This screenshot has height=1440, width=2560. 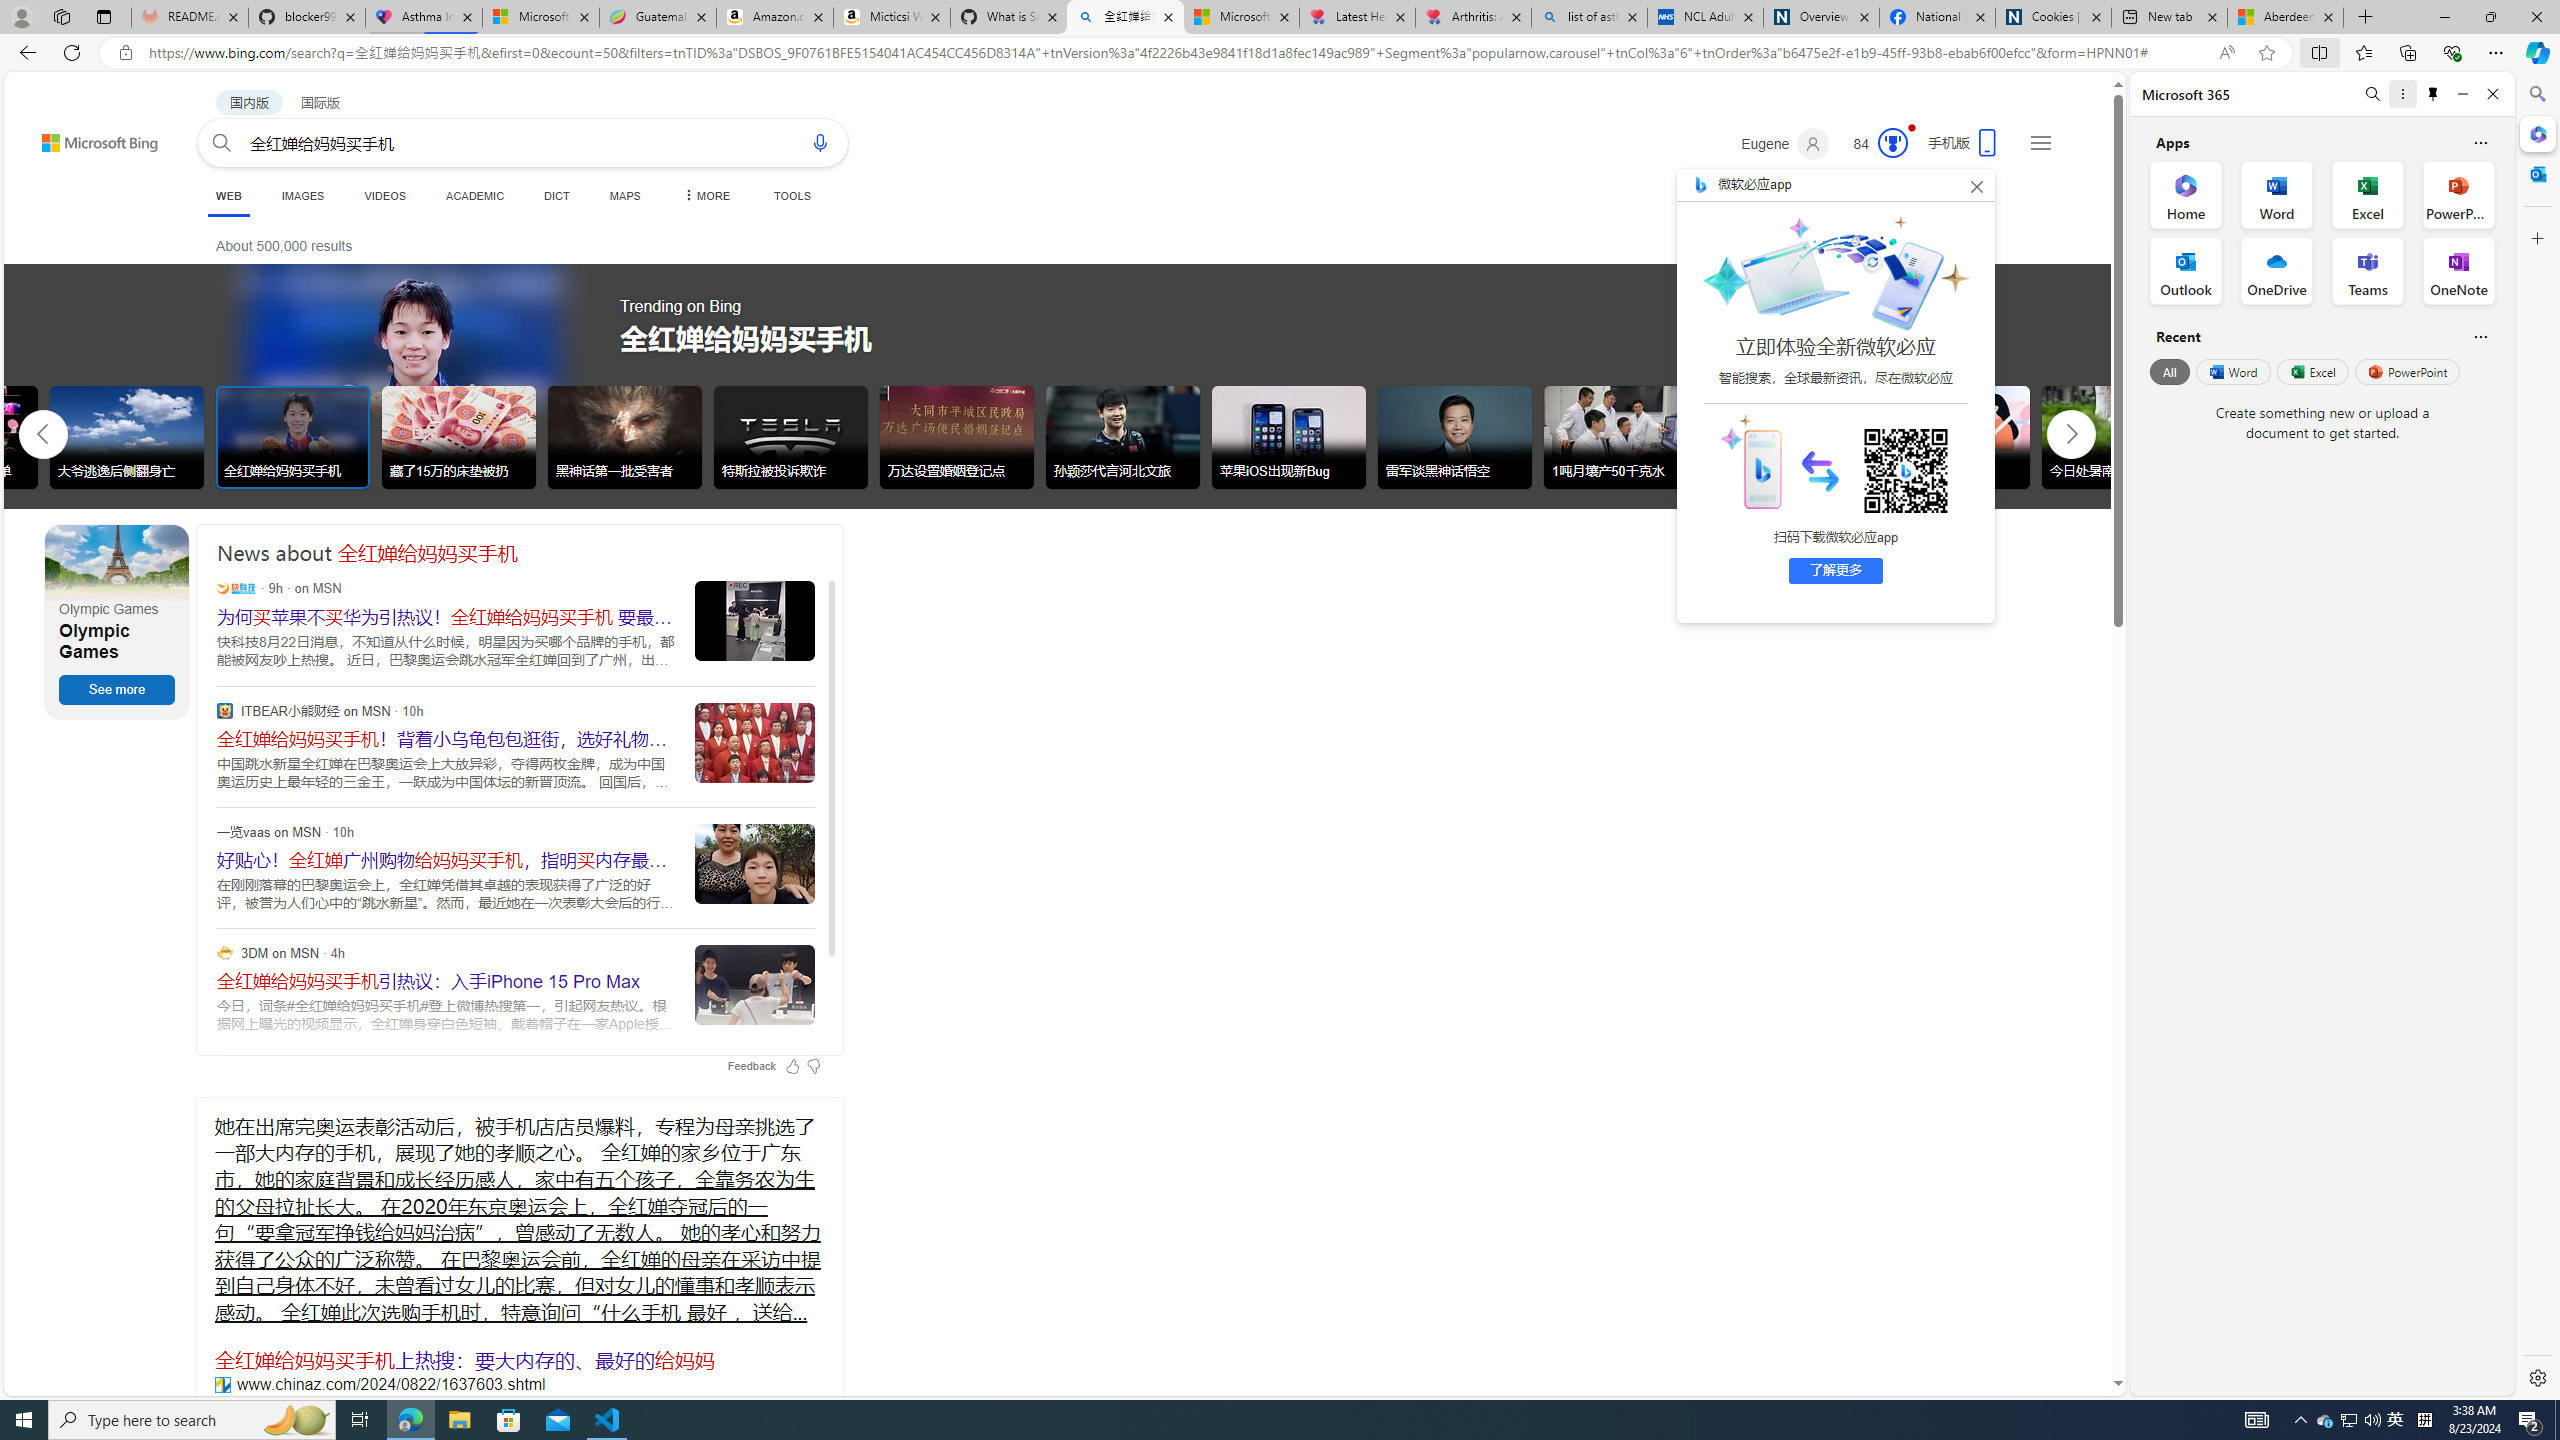 I want to click on 'All', so click(x=2168, y=371).